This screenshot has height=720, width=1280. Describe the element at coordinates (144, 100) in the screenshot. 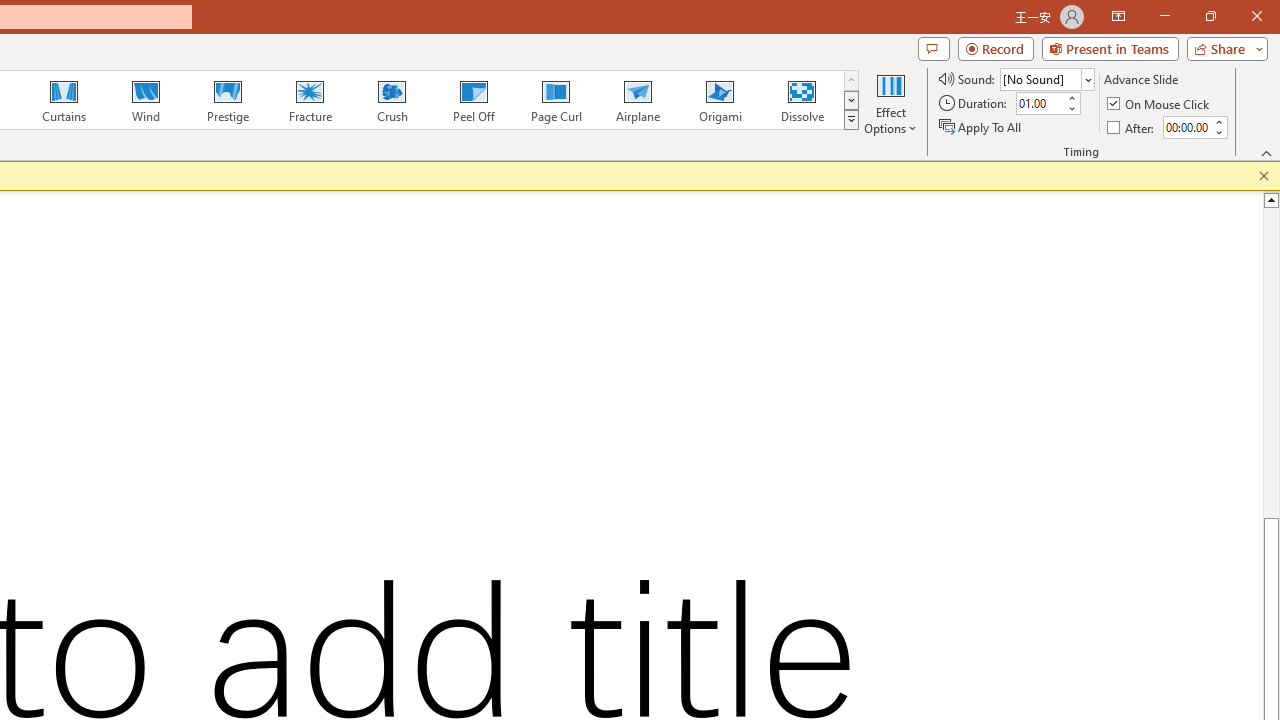

I see `'Wind'` at that location.